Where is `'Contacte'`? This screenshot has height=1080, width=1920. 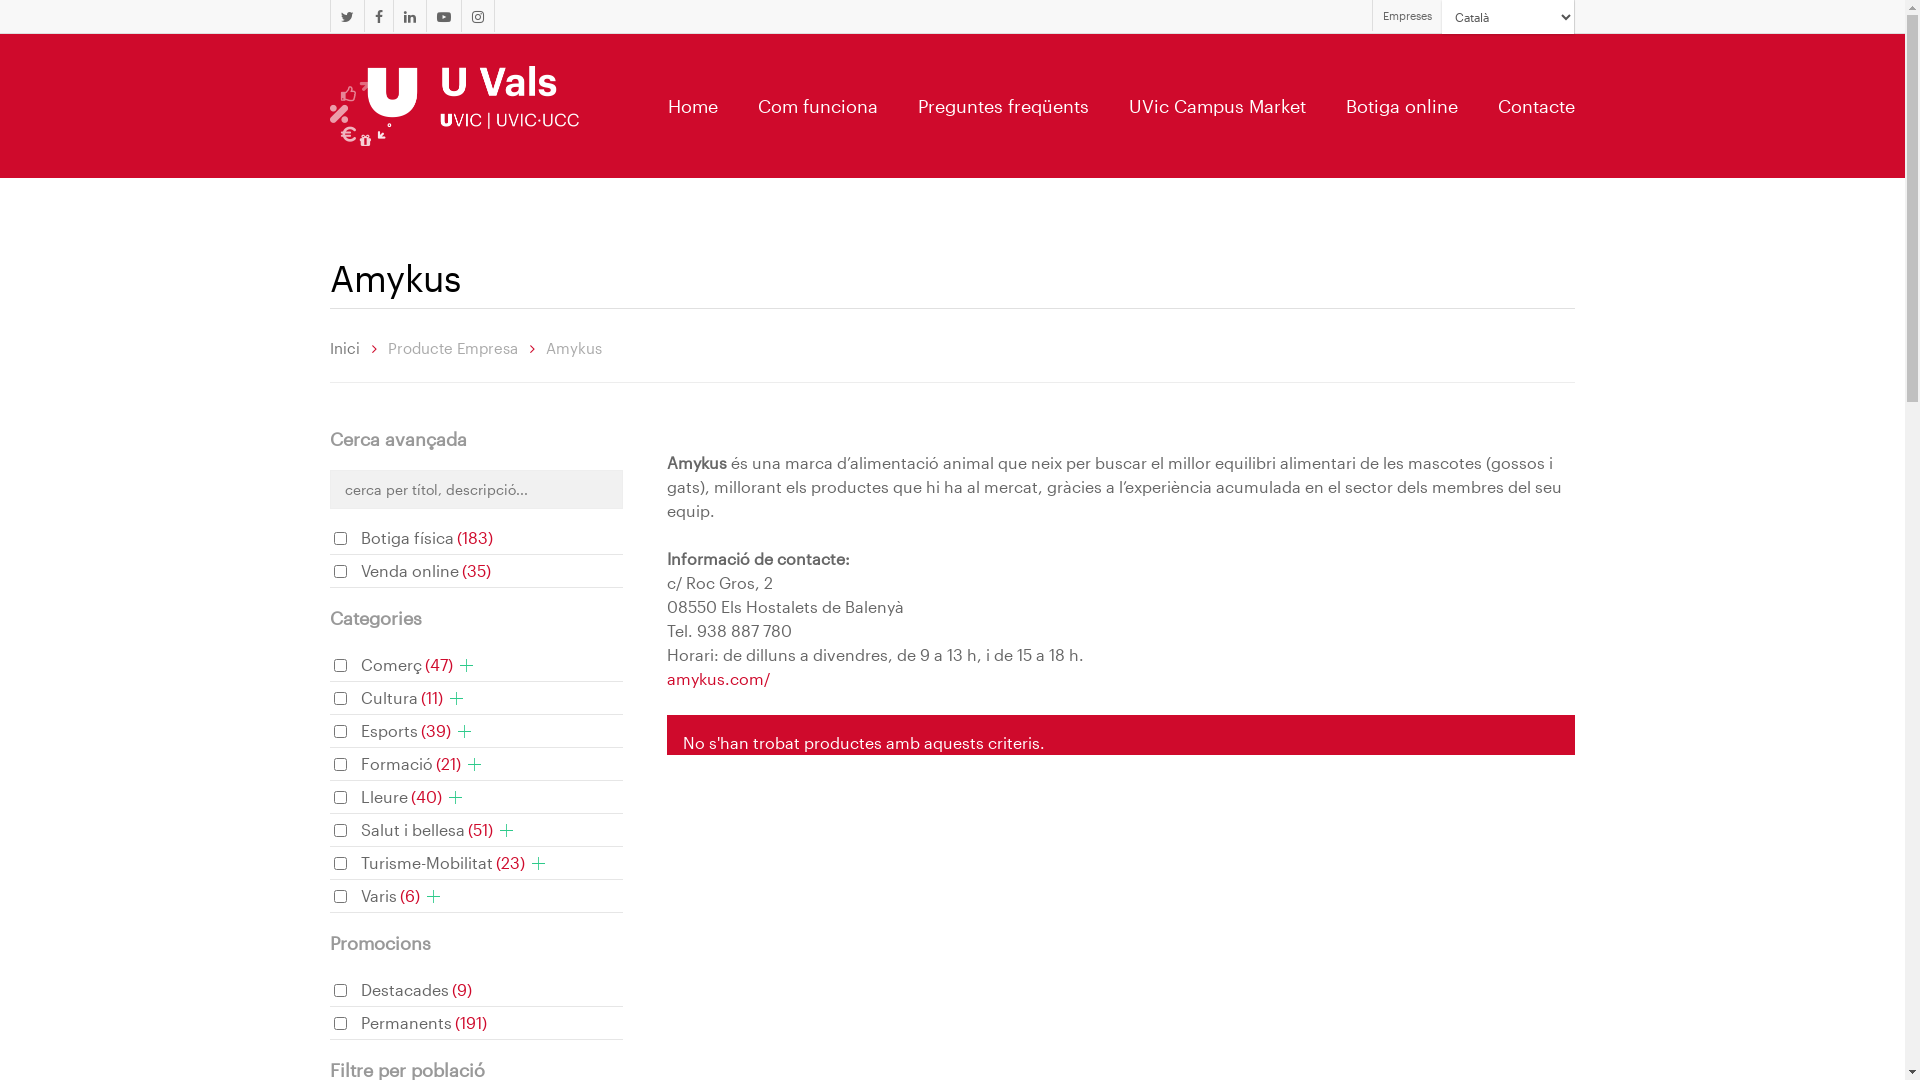
'Contacte' is located at coordinates (1535, 105).